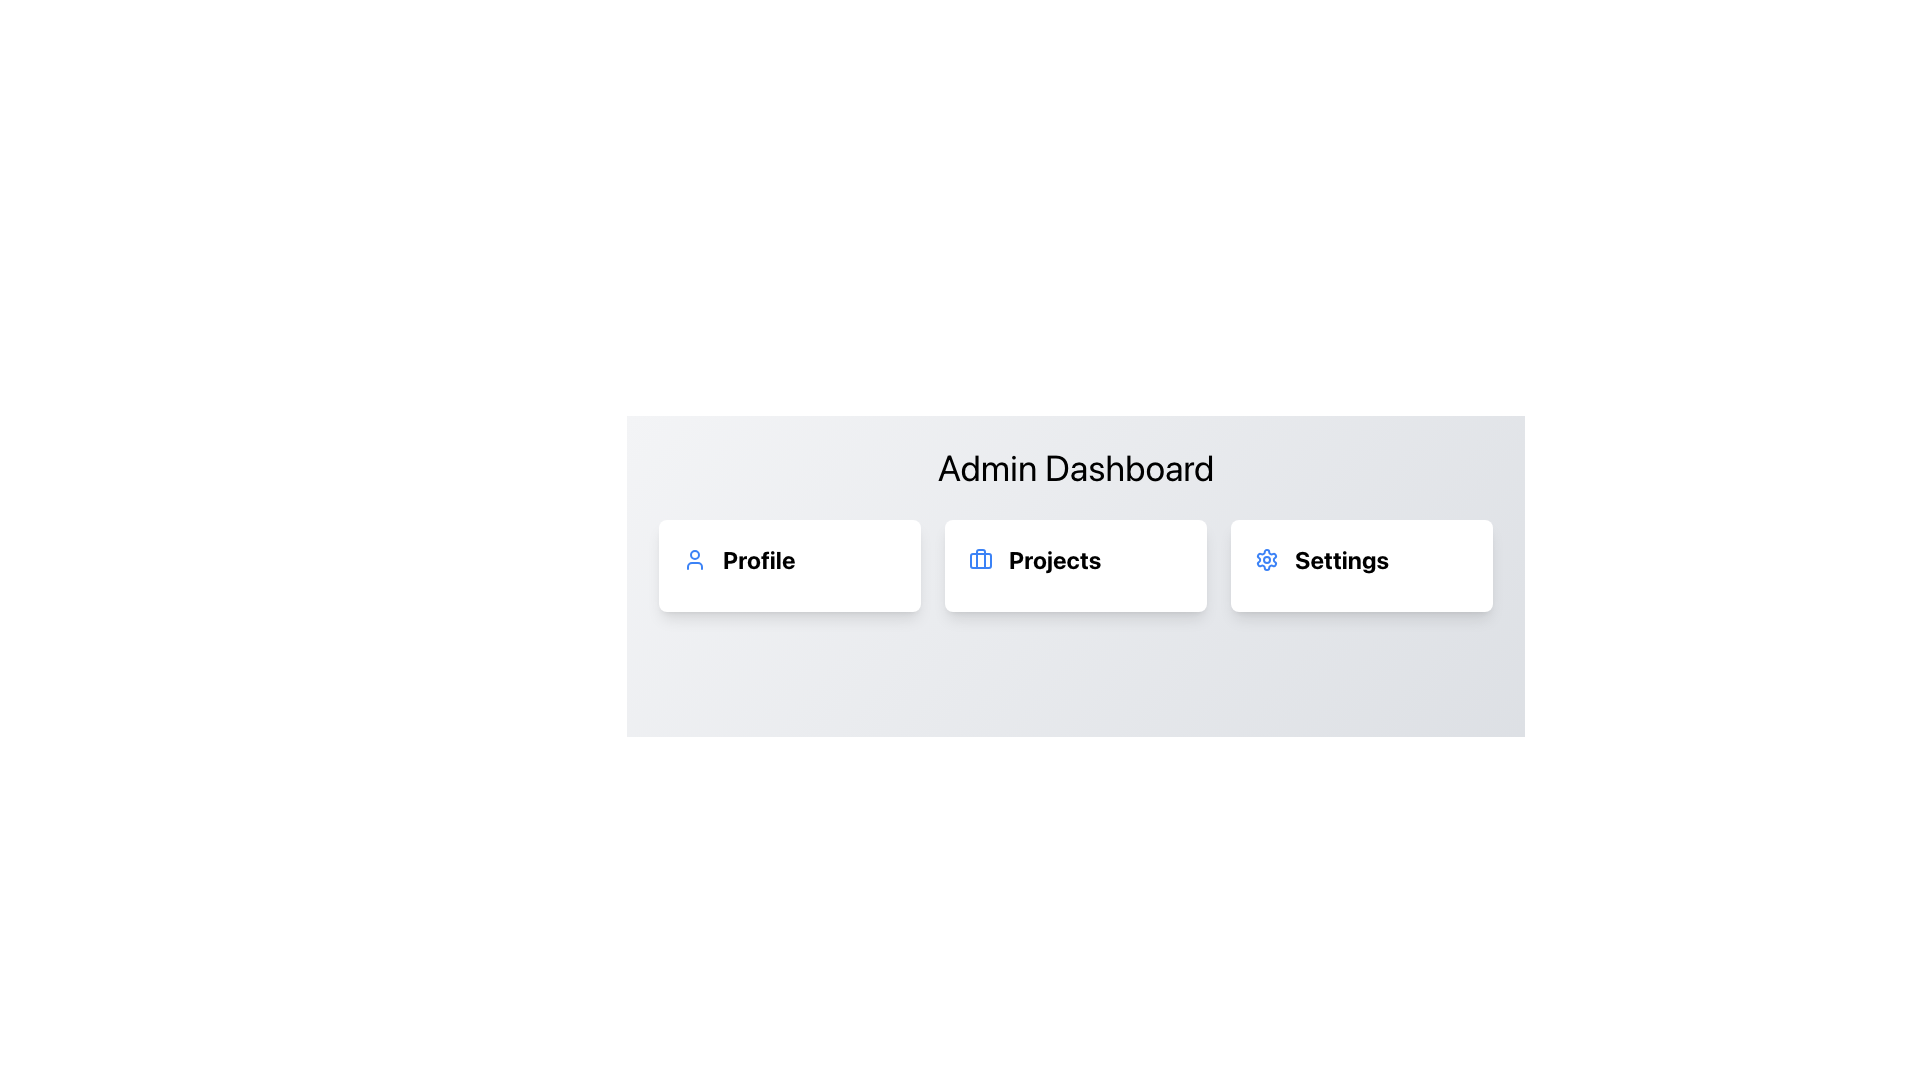 The width and height of the screenshot is (1920, 1080). What do you see at coordinates (695, 559) in the screenshot?
I see `the user profile icon located in the top-left of the 'Profile' card, which is part of the horizontal list of cards` at bounding box center [695, 559].